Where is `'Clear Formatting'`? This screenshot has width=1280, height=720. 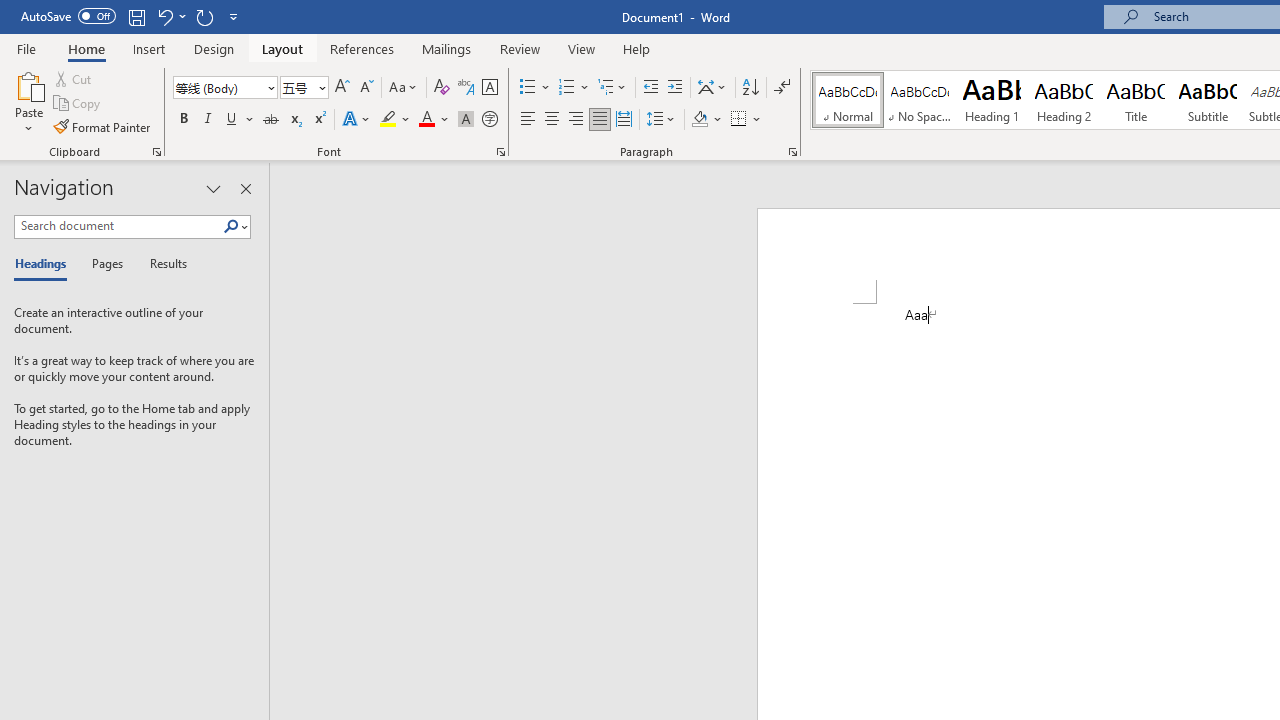 'Clear Formatting' is located at coordinates (441, 86).